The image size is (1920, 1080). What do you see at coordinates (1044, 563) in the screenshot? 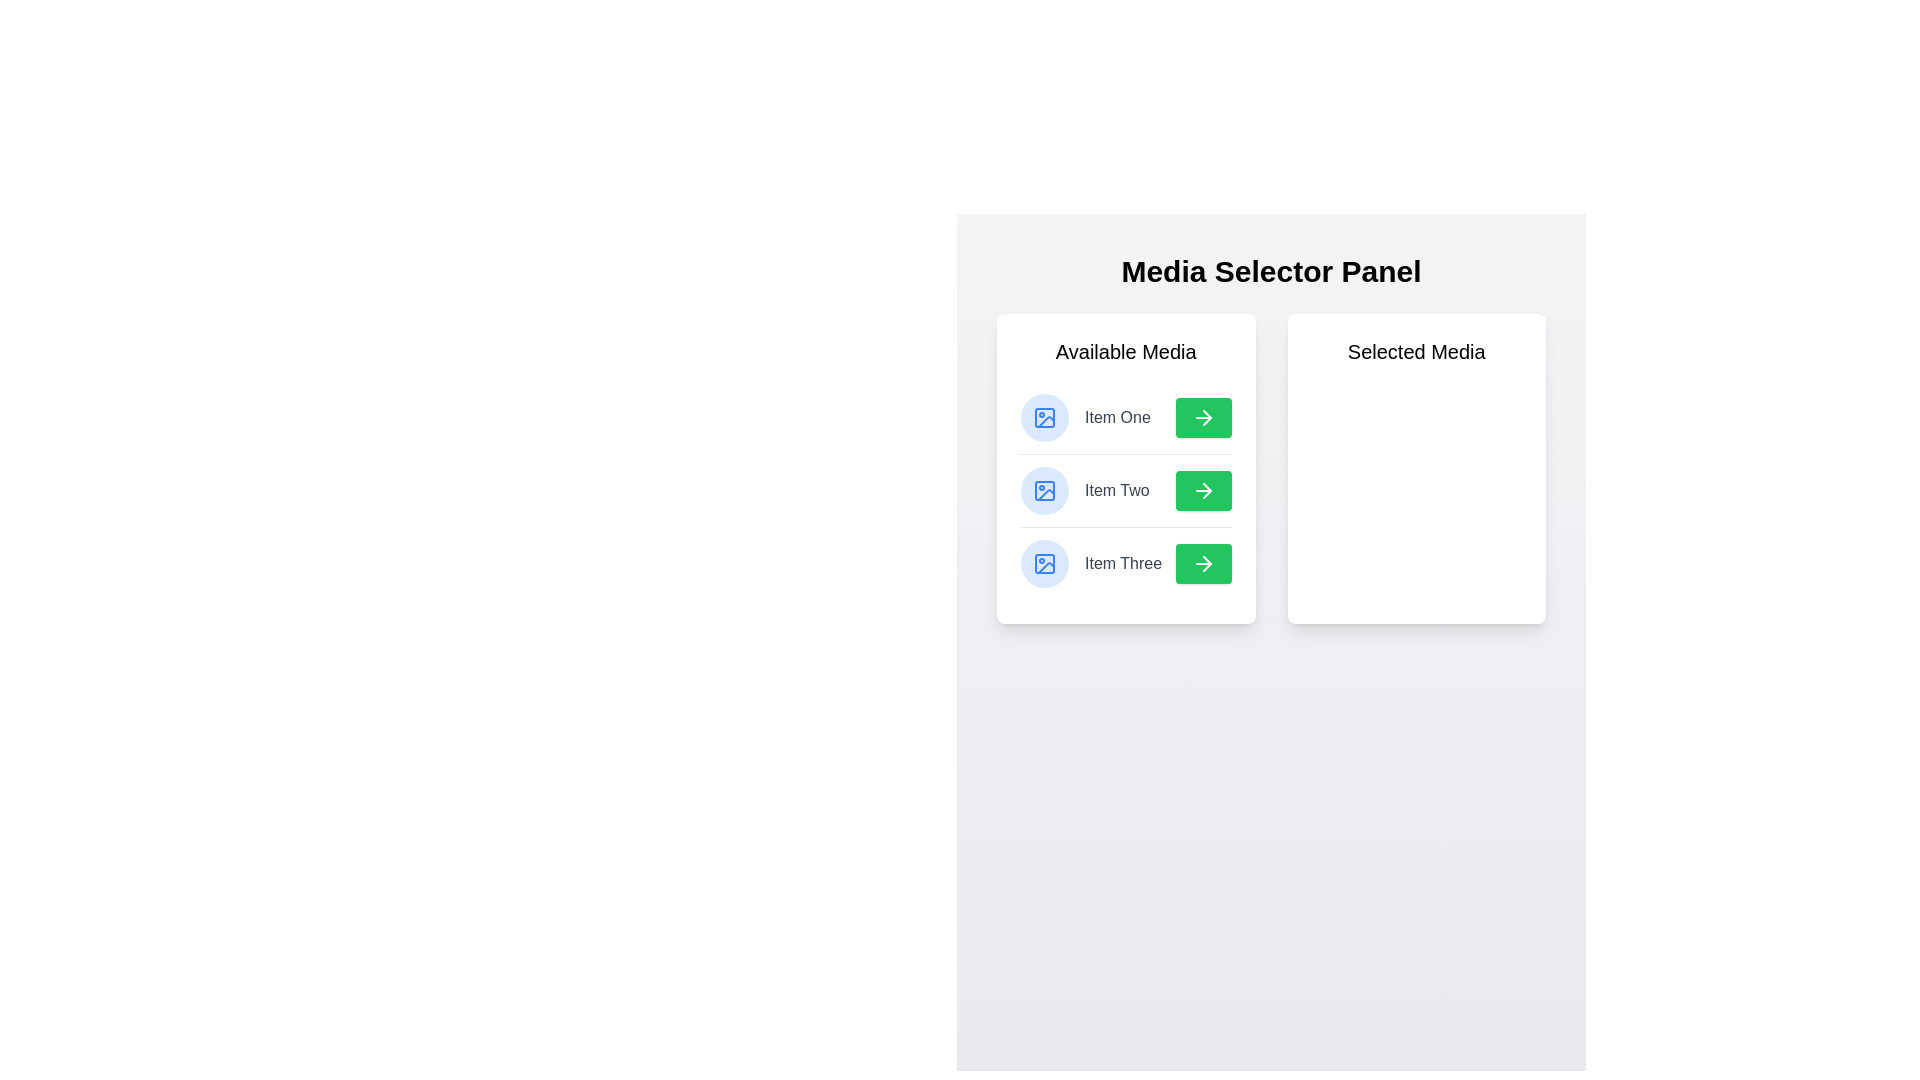
I see `the SVG-based graphical icon for 'Item Three' located in the 'Available Media' section, which is represented by a circular blue background` at bounding box center [1044, 563].